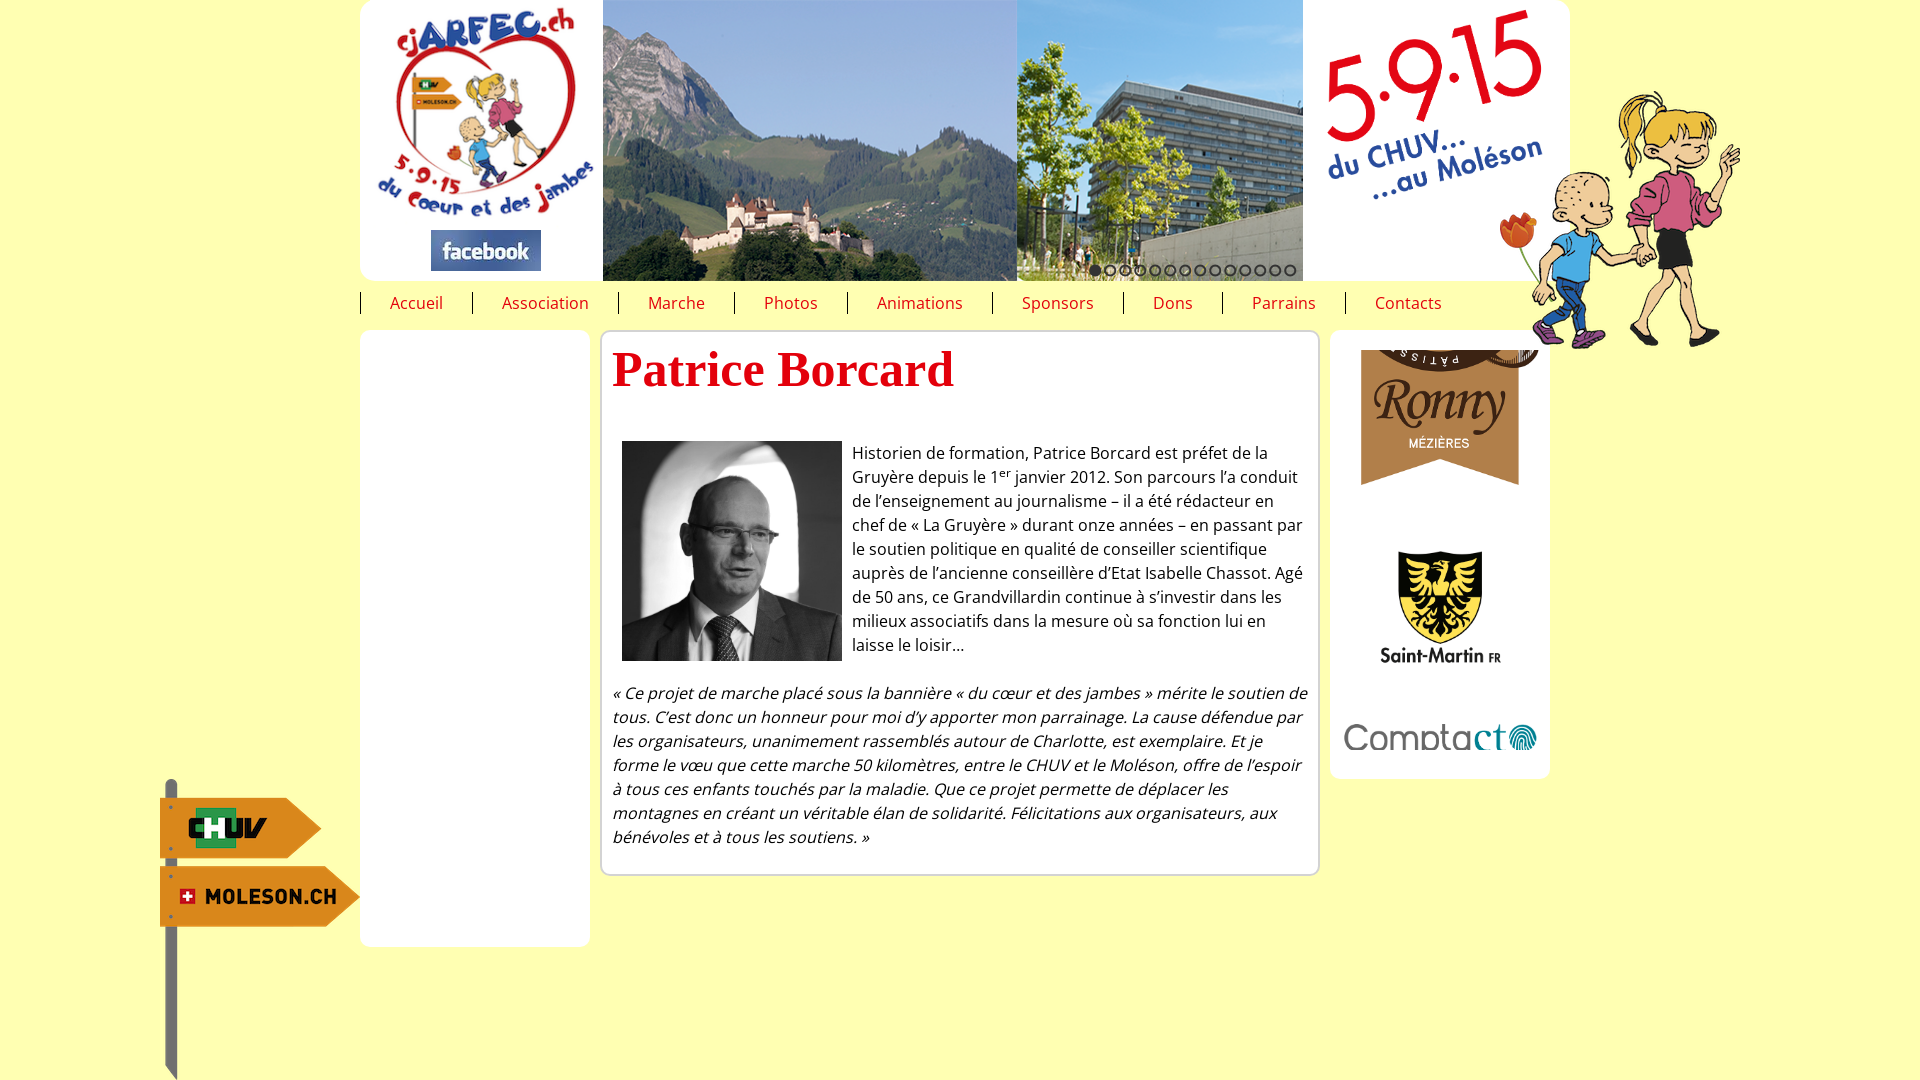 The height and width of the screenshot is (1080, 1920). Describe the element at coordinates (389, 303) in the screenshot. I see `'Accueil'` at that location.